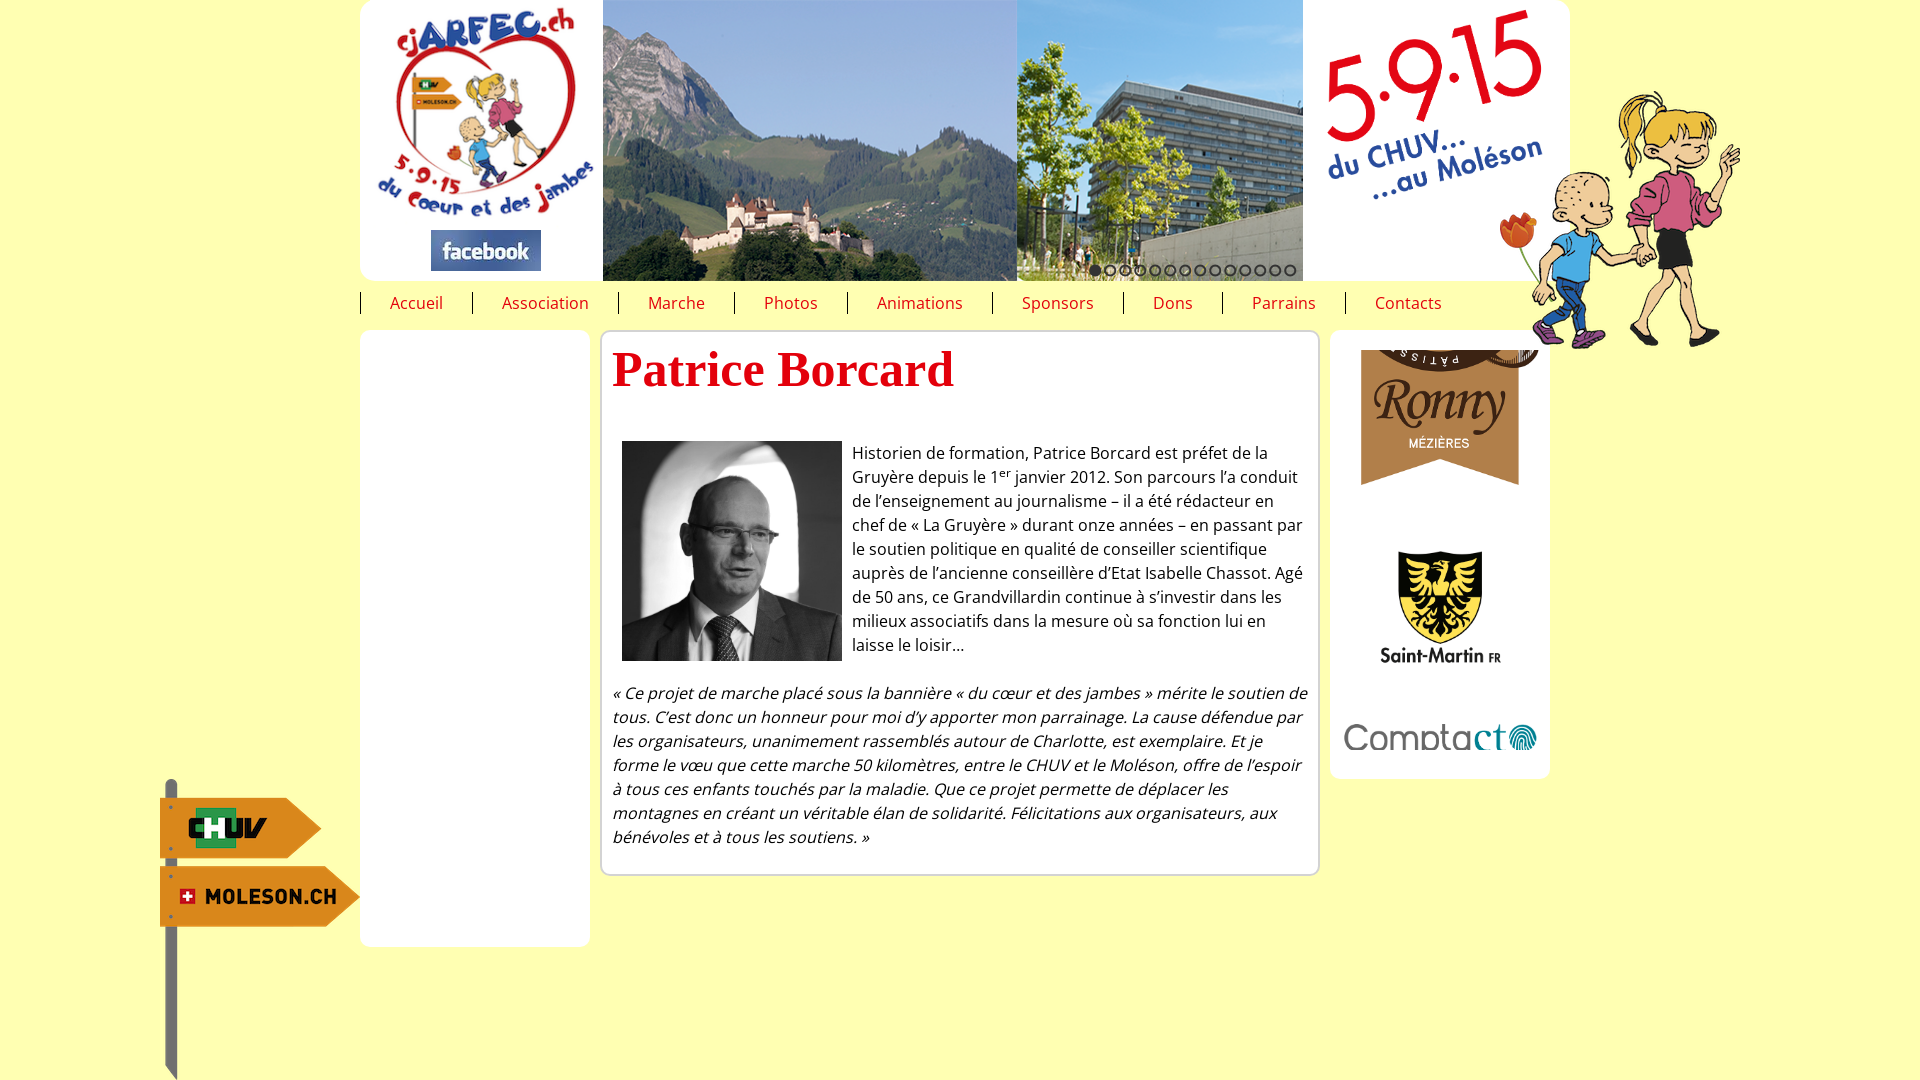 The height and width of the screenshot is (1080, 1920). Describe the element at coordinates (389, 303) in the screenshot. I see `'Accueil'` at that location.